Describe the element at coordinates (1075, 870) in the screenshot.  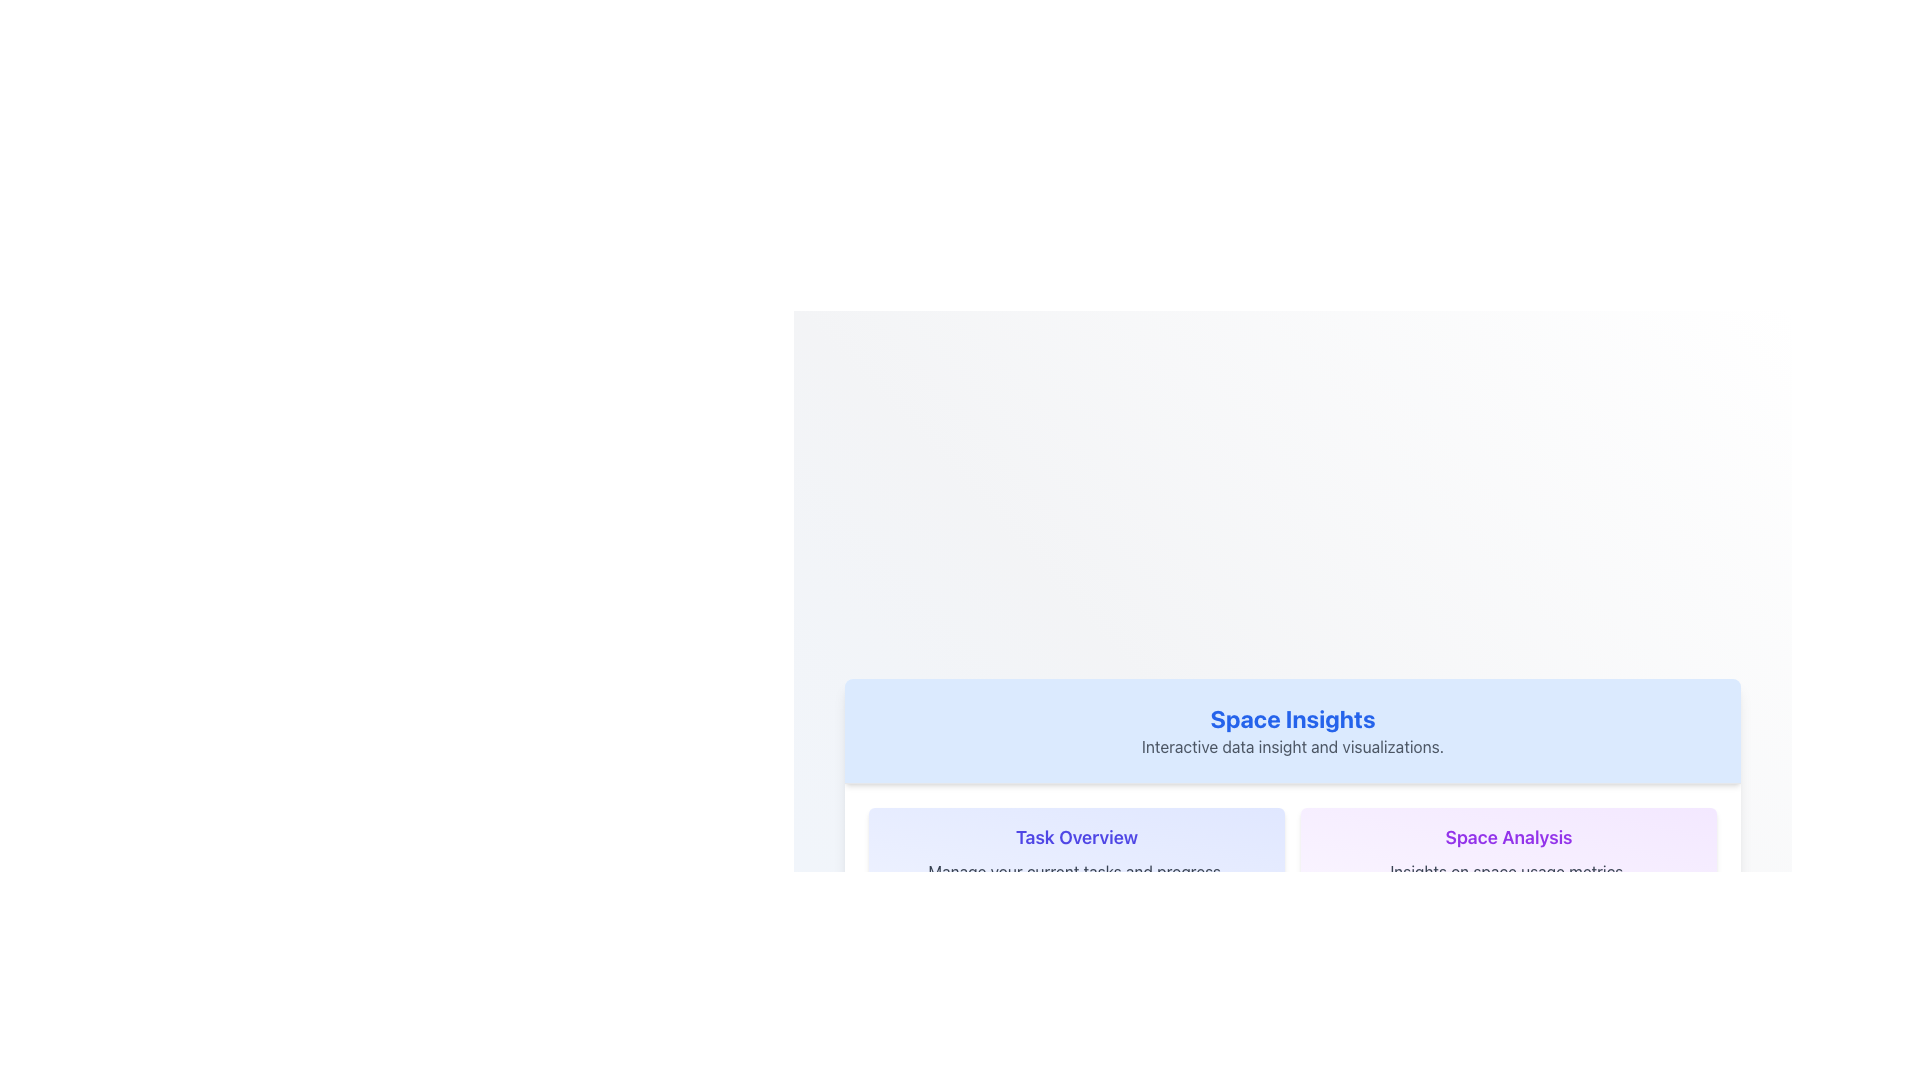
I see `the text element 'Manage your current tasks and progress.' which is styled in gray color and located below the title 'Task Overview' within a card-like section` at that location.